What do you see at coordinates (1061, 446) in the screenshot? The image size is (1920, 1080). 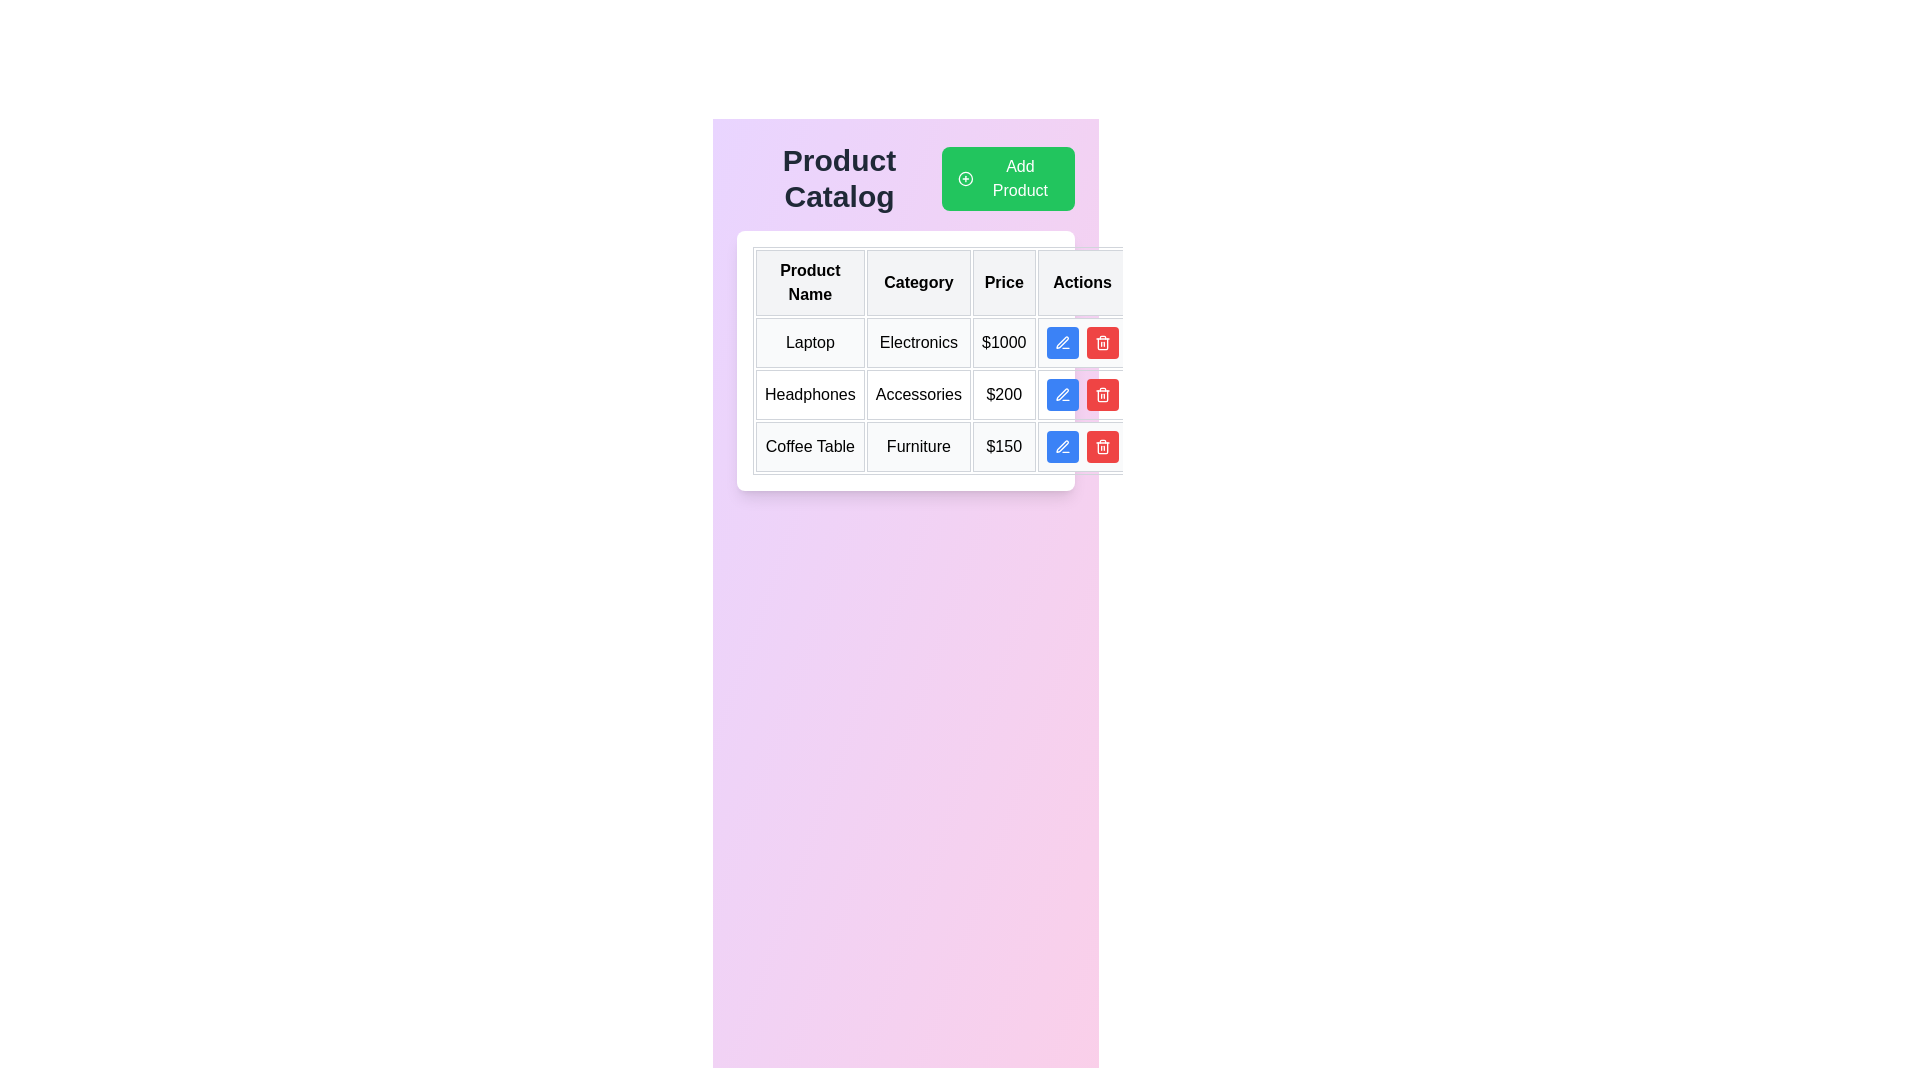 I see `the leftmost button in the 'Actions' column of the third row in the data table` at bounding box center [1061, 446].